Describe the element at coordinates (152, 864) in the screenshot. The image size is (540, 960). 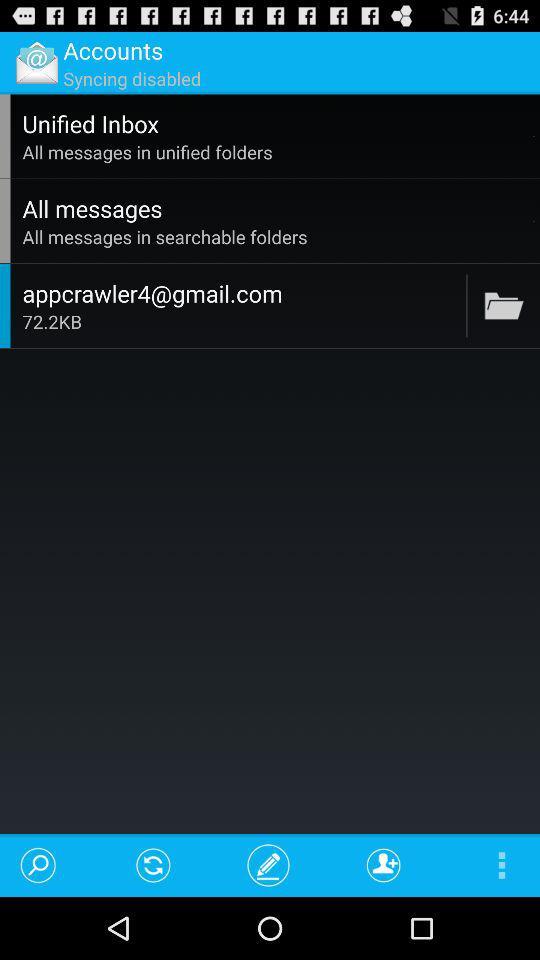
I see `the app below the 72.2kb app` at that location.